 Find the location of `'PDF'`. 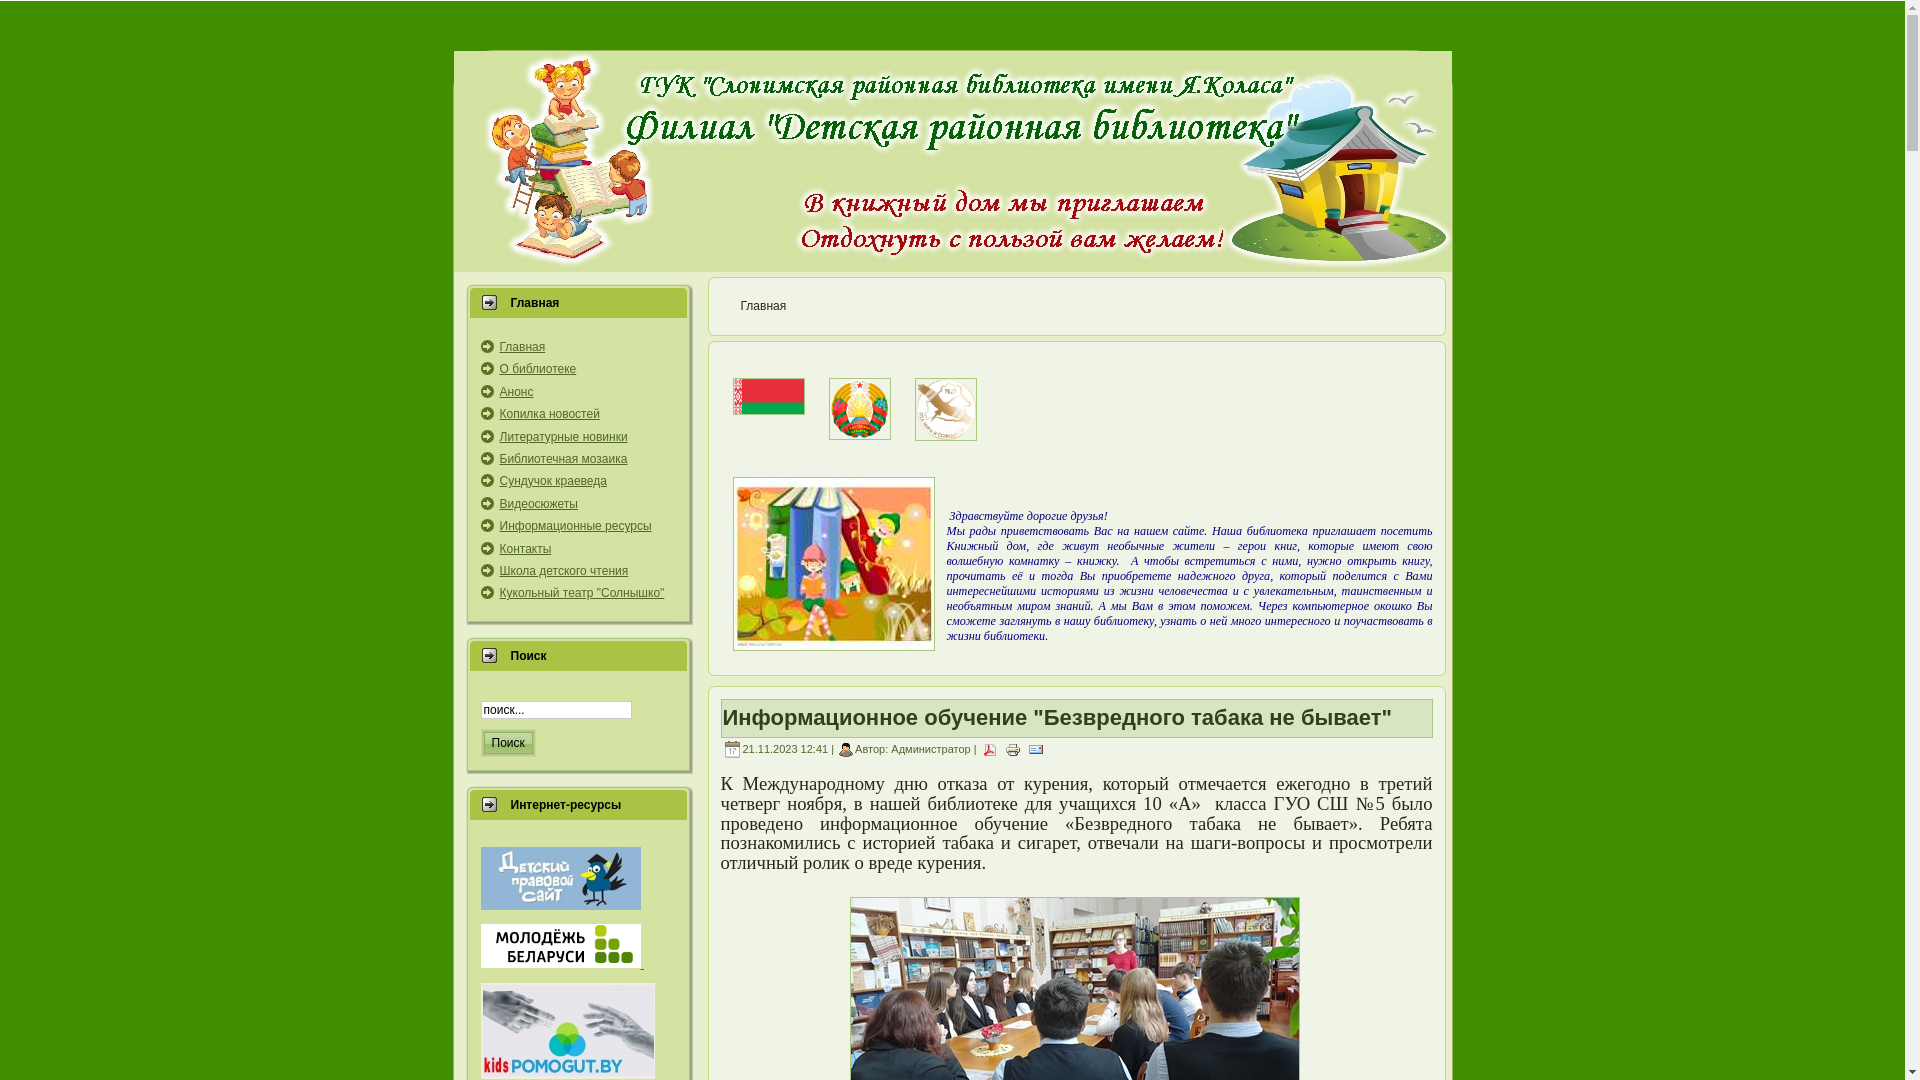

'PDF' is located at coordinates (989, 748).